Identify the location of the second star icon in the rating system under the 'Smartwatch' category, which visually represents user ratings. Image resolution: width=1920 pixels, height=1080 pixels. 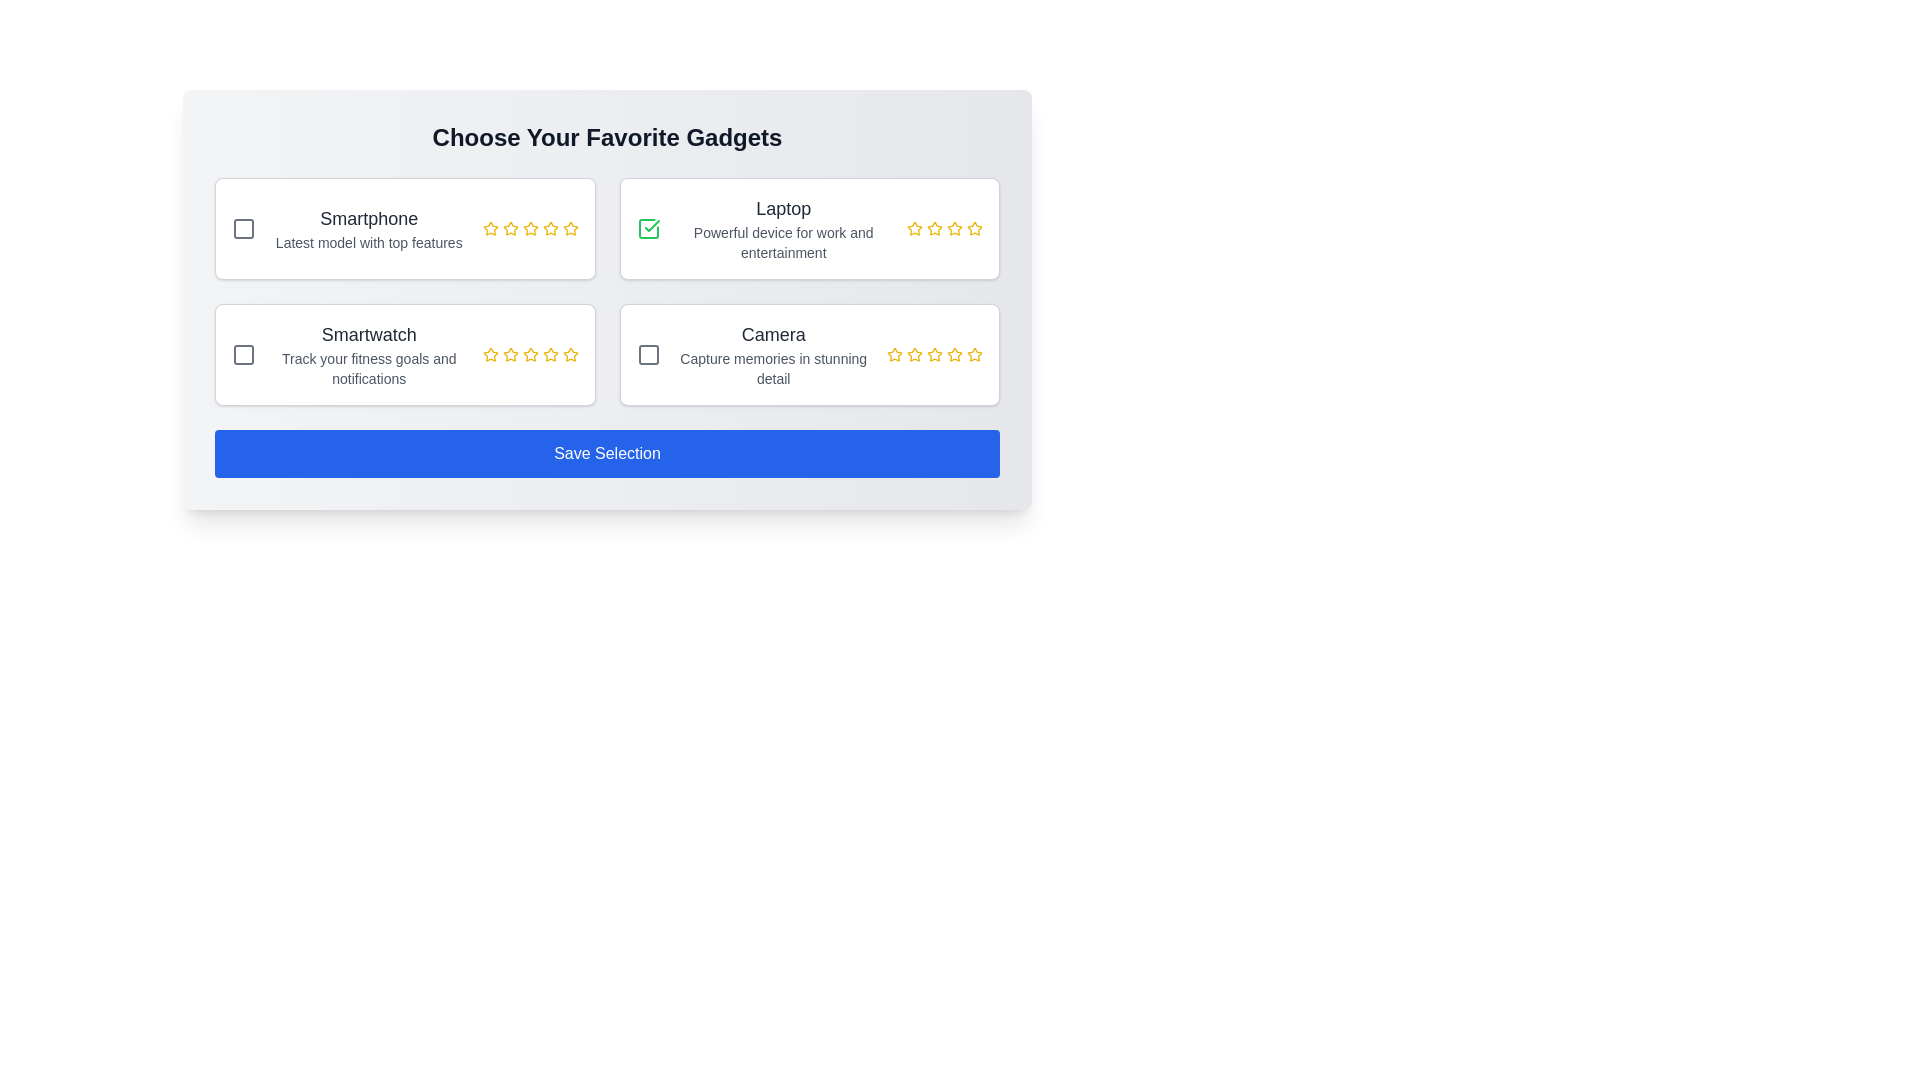
(510, 353).